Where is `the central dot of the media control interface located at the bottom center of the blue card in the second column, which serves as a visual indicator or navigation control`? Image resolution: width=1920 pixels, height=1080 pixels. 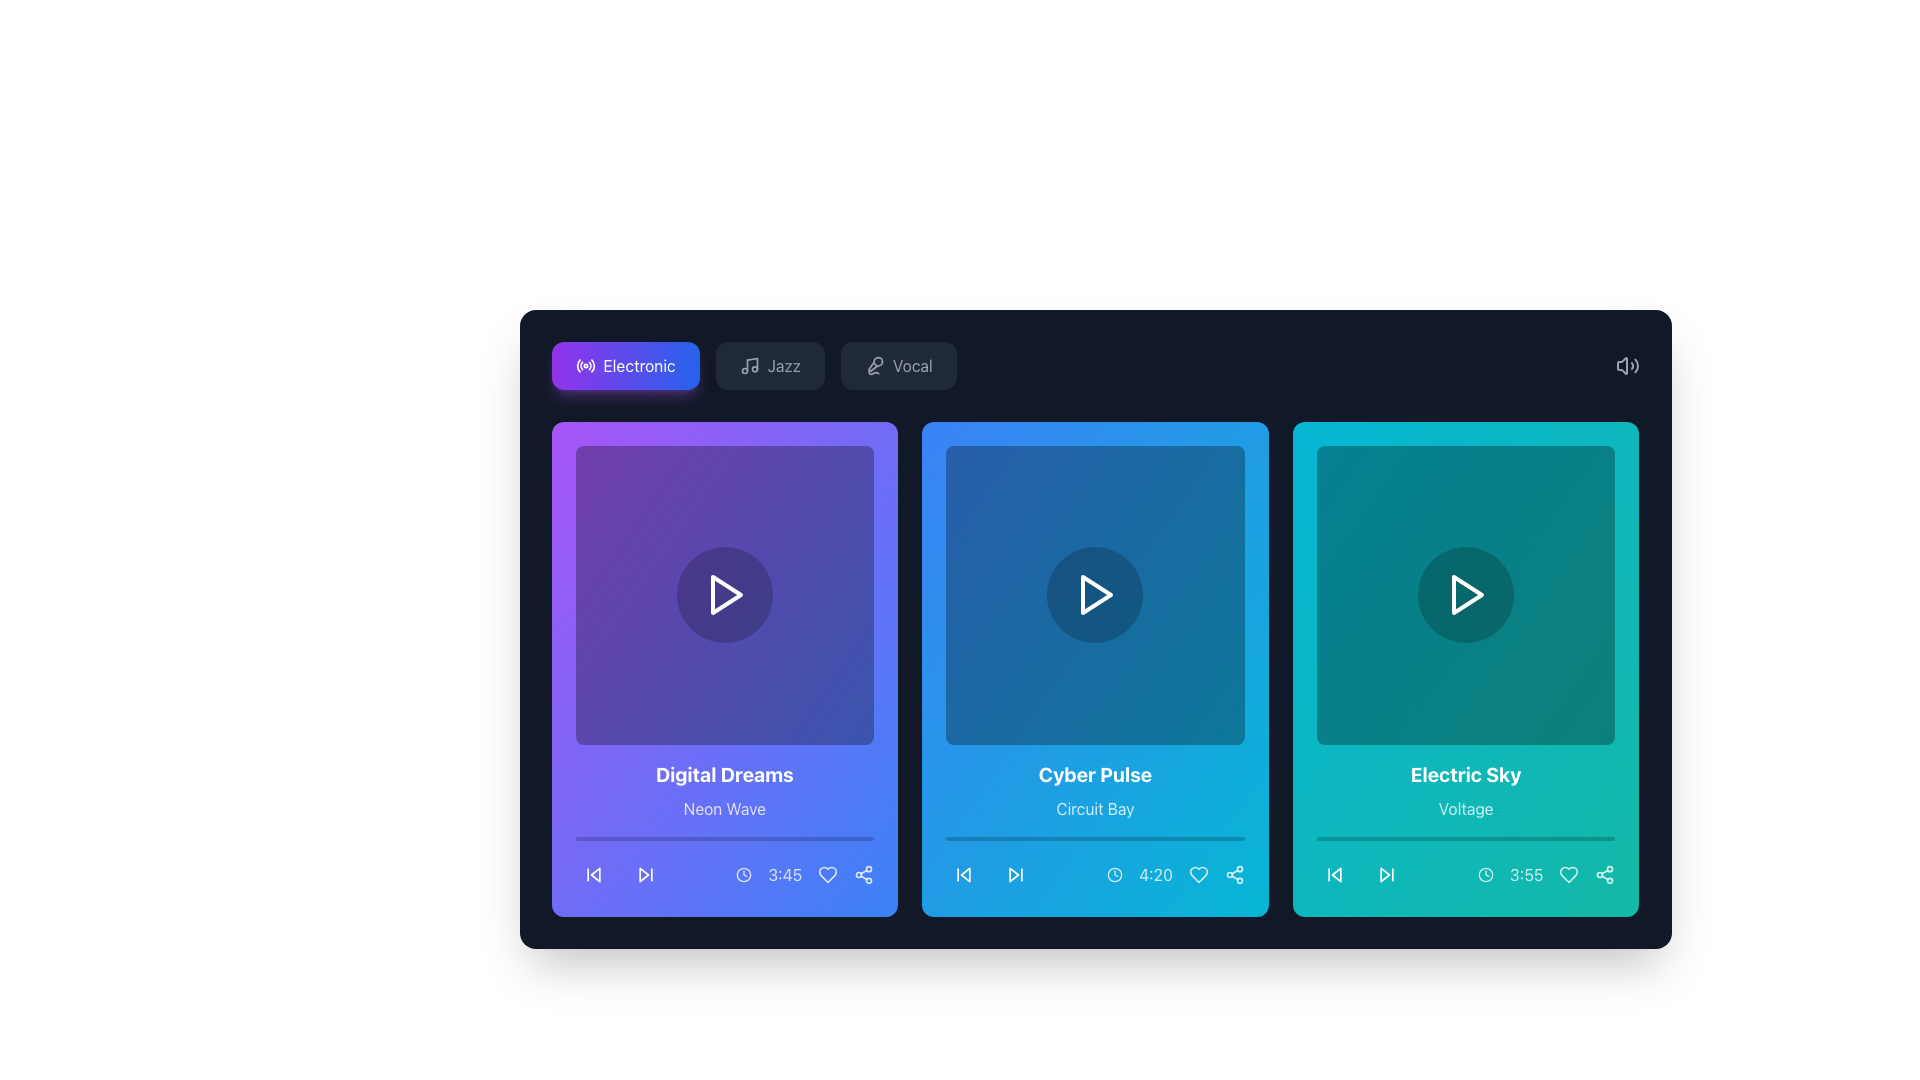
the central dot of the media control interface located at the bottom center of the blue card in the second column, which serves as a visual indicator or navigation control is located at coordinates (990, 873).